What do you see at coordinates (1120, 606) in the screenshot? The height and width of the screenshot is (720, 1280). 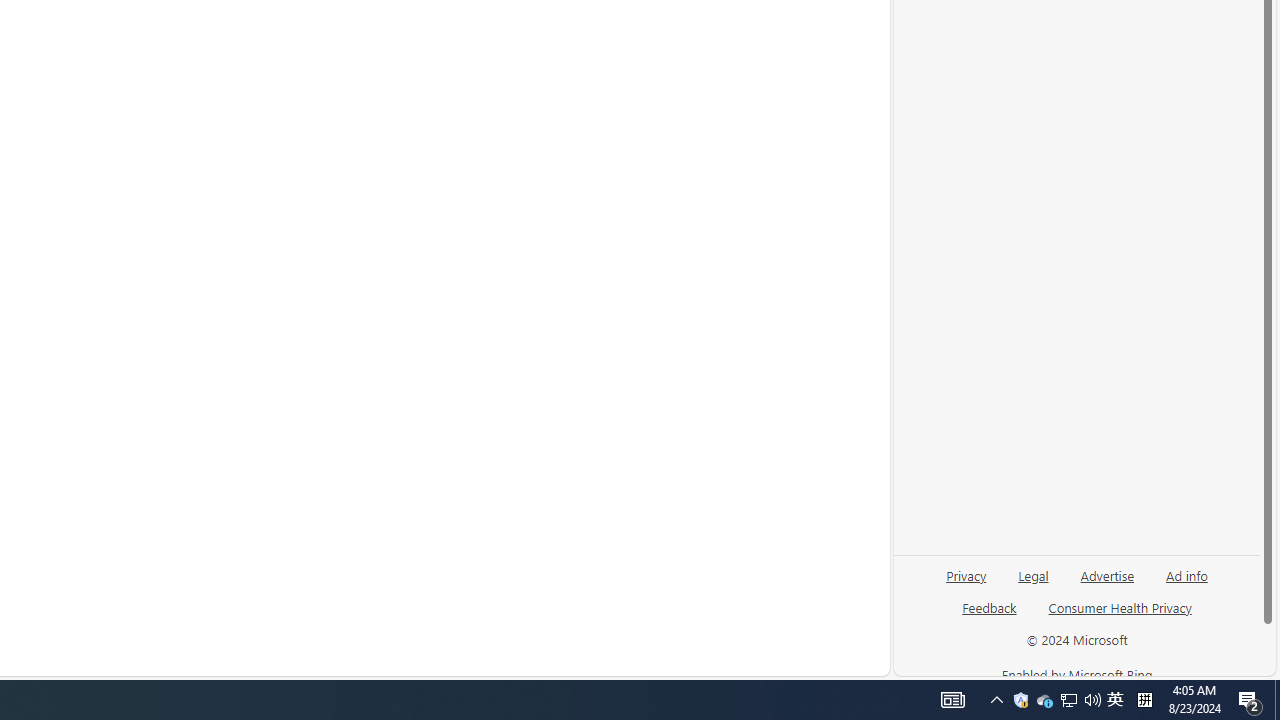 I see `'Consumer Health Privacy'` at bounding box center [1120, 606].